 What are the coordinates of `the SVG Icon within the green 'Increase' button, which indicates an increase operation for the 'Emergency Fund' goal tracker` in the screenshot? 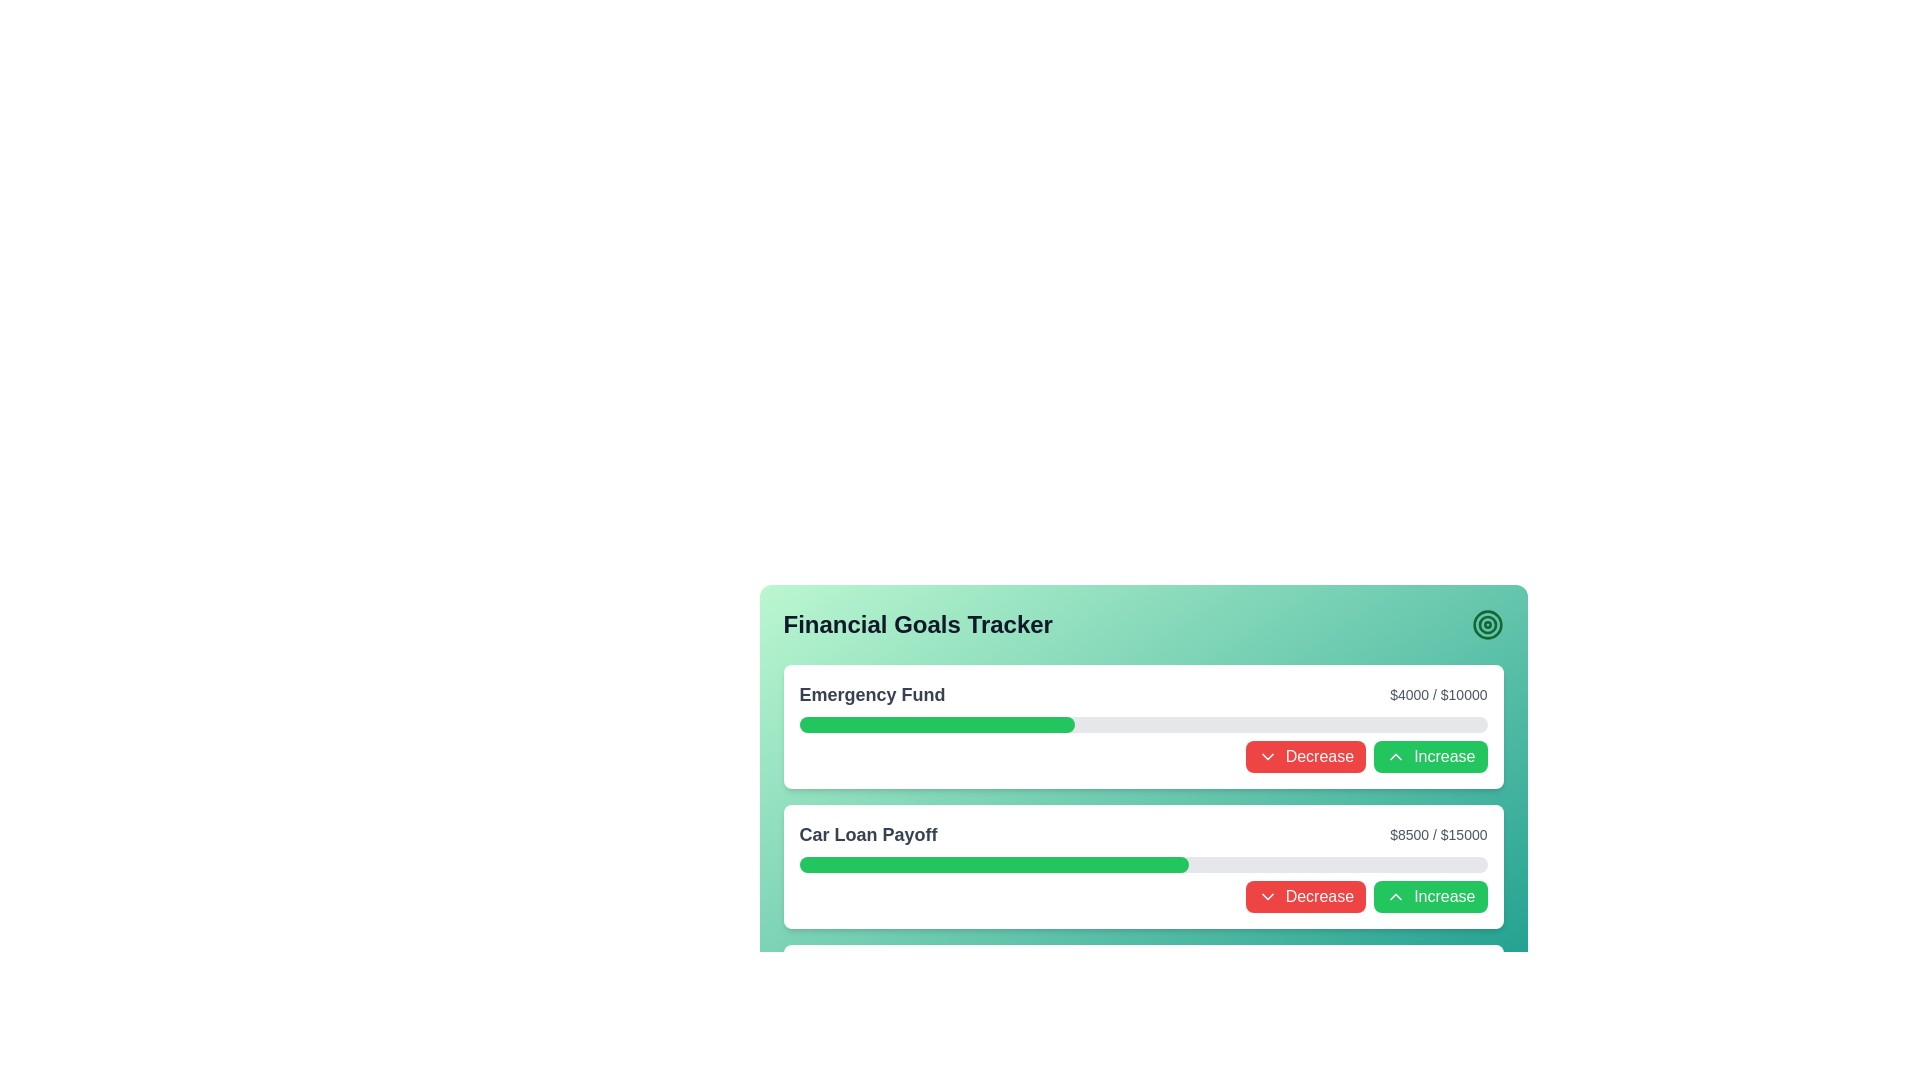 It's located at (1395, 756).